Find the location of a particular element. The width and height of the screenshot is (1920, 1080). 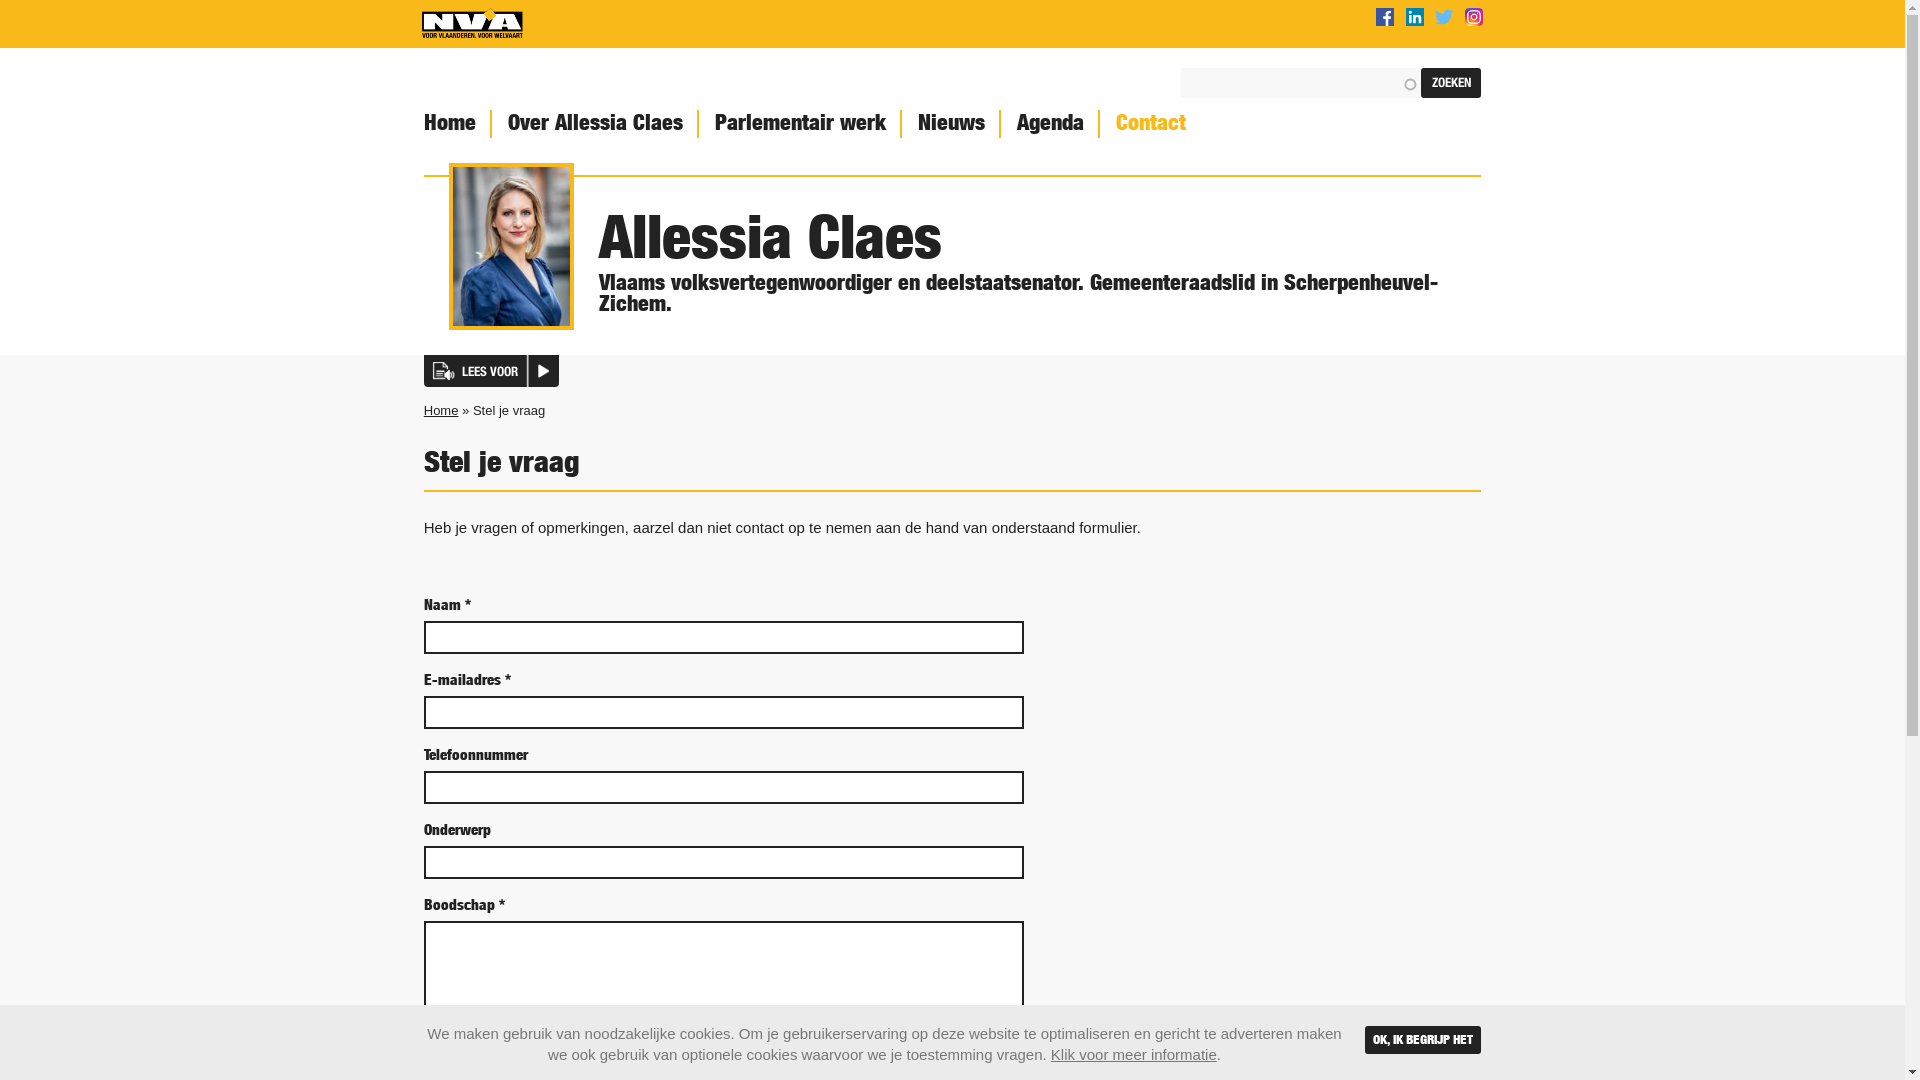

'Agenda' is located at coordinates (1047, 123).